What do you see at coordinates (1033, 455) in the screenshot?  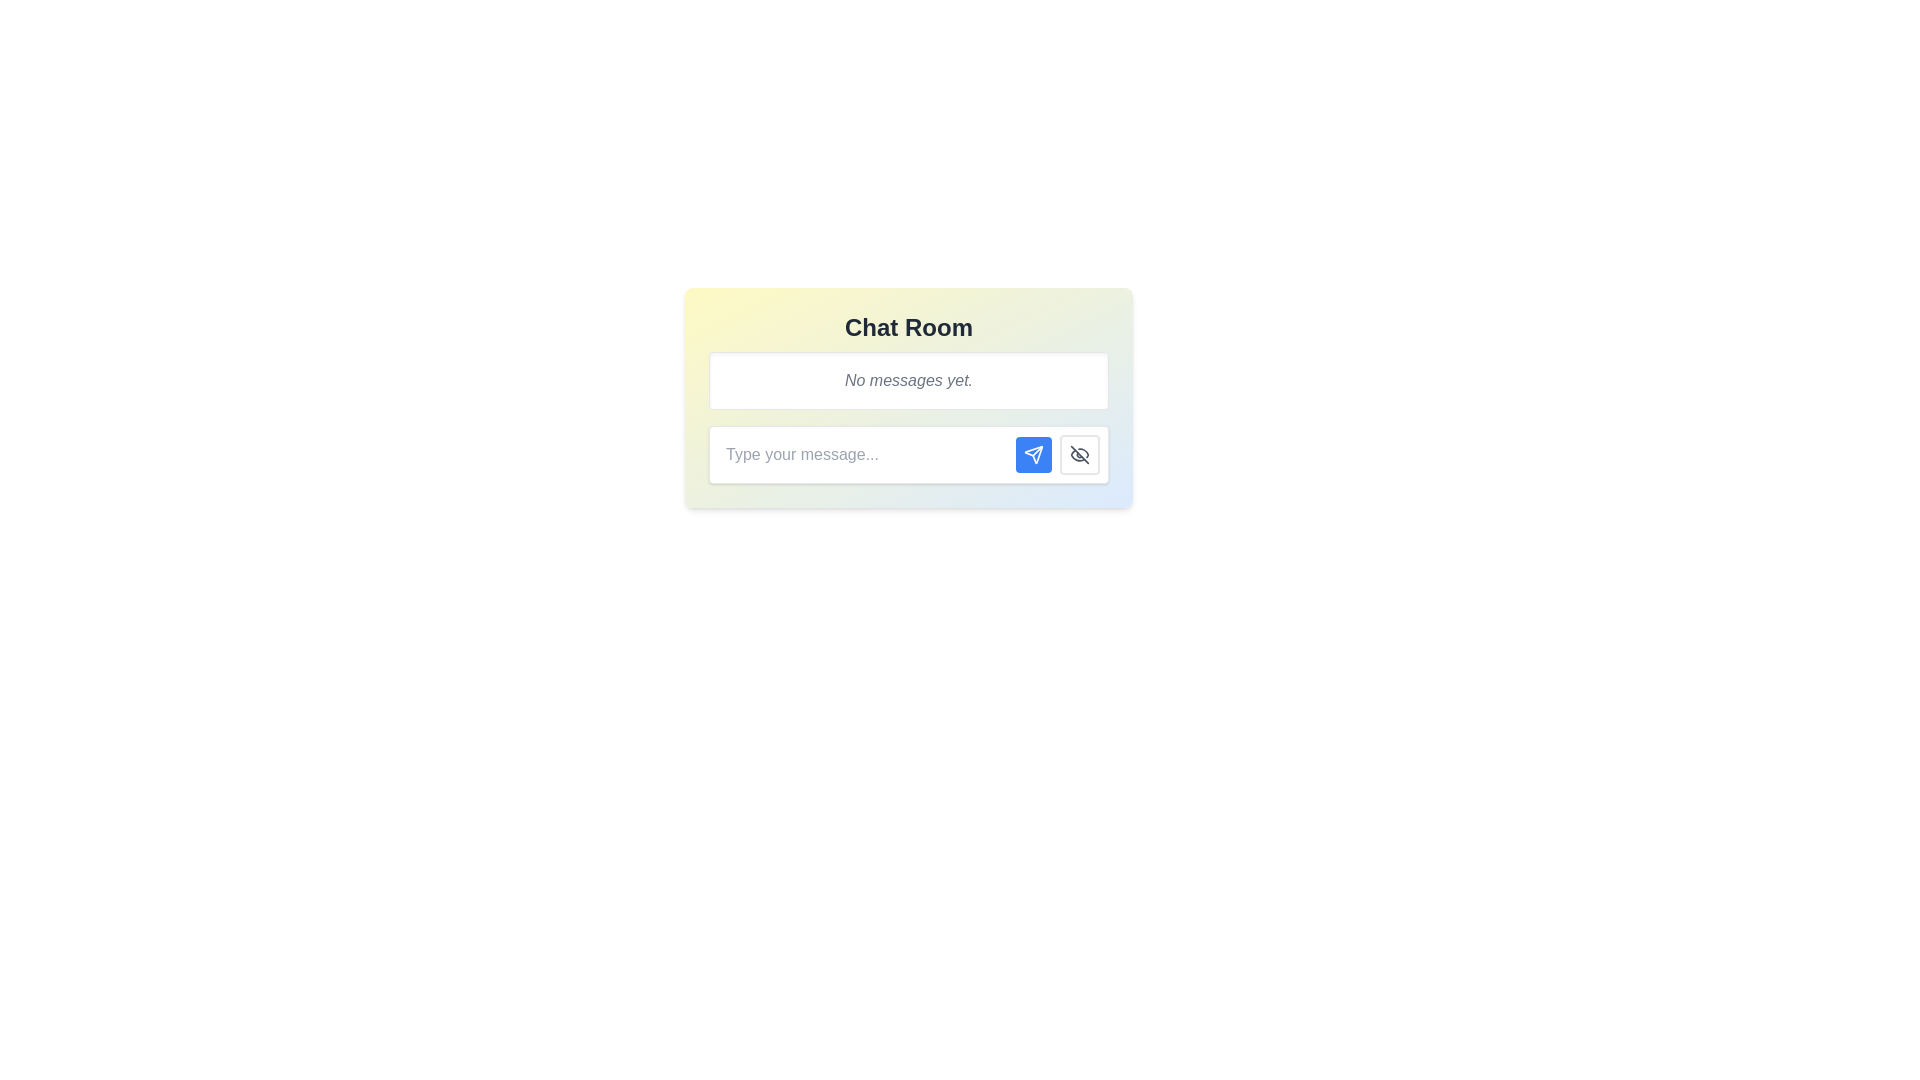 I see `the leftmost graphical element of the 'send' icon, which is part of the input field for typing messages` at bounding box center [1033, 455].